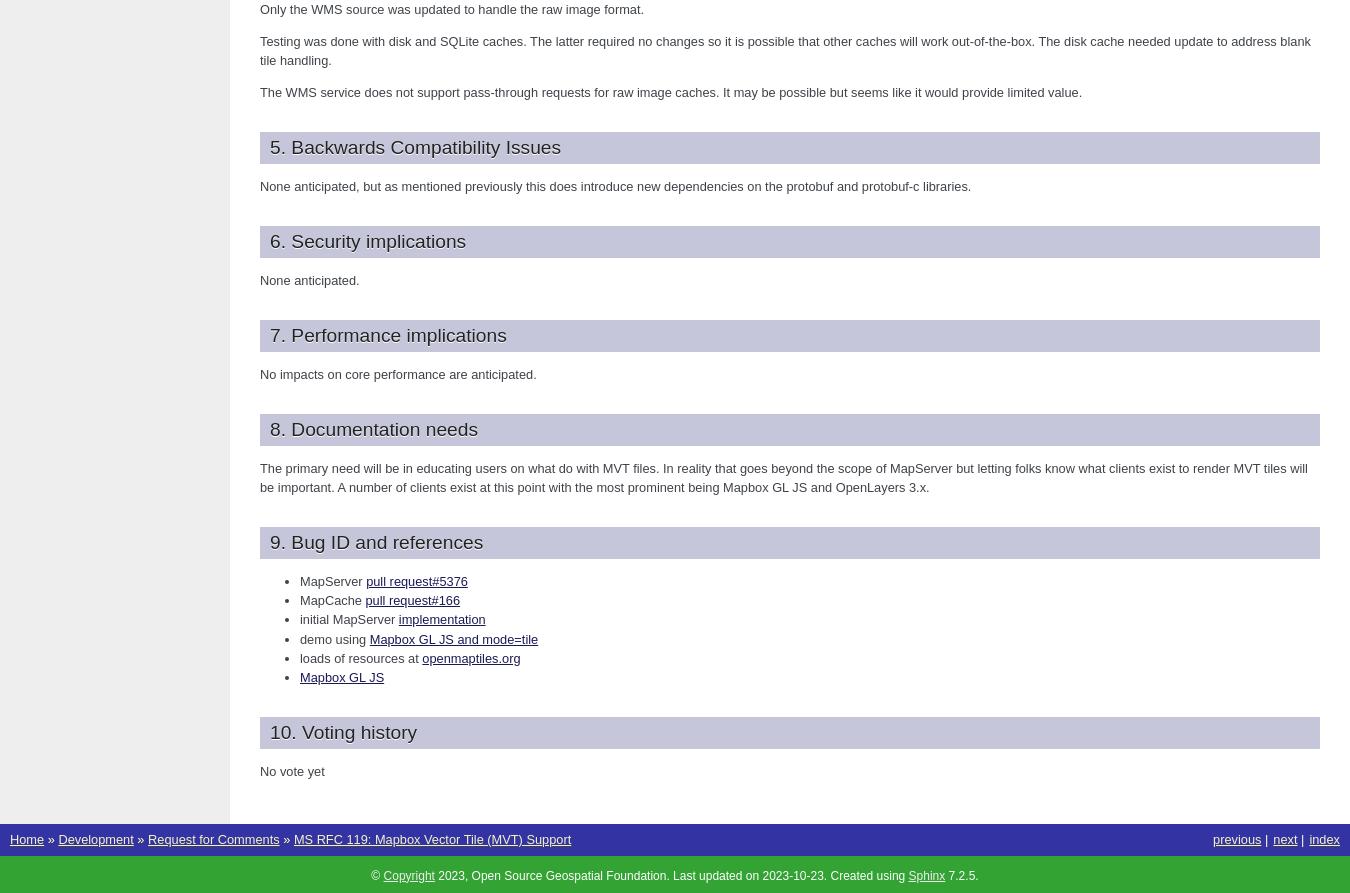 This screenshot has width=1350, height=893. I want to click on 'implementation', so click(441, 619).